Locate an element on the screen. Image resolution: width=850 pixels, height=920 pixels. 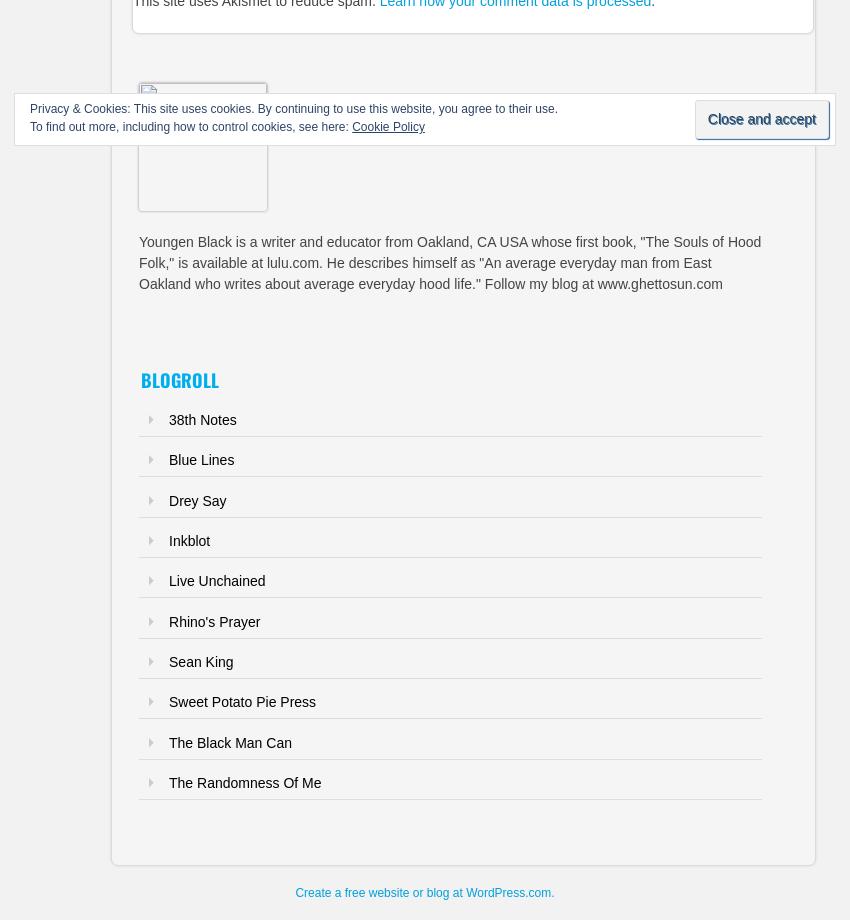
'Youngen Black is a writer and educator from Oakland, CA USA whose first book, "The Souls of Hood Folk," is available at lulu.com. He describes himself as "An average everyday man from East Oakland who writes about average everyday hood life." Follow my blog at www.ghettosun.com' is located at coordinates (448, 262).